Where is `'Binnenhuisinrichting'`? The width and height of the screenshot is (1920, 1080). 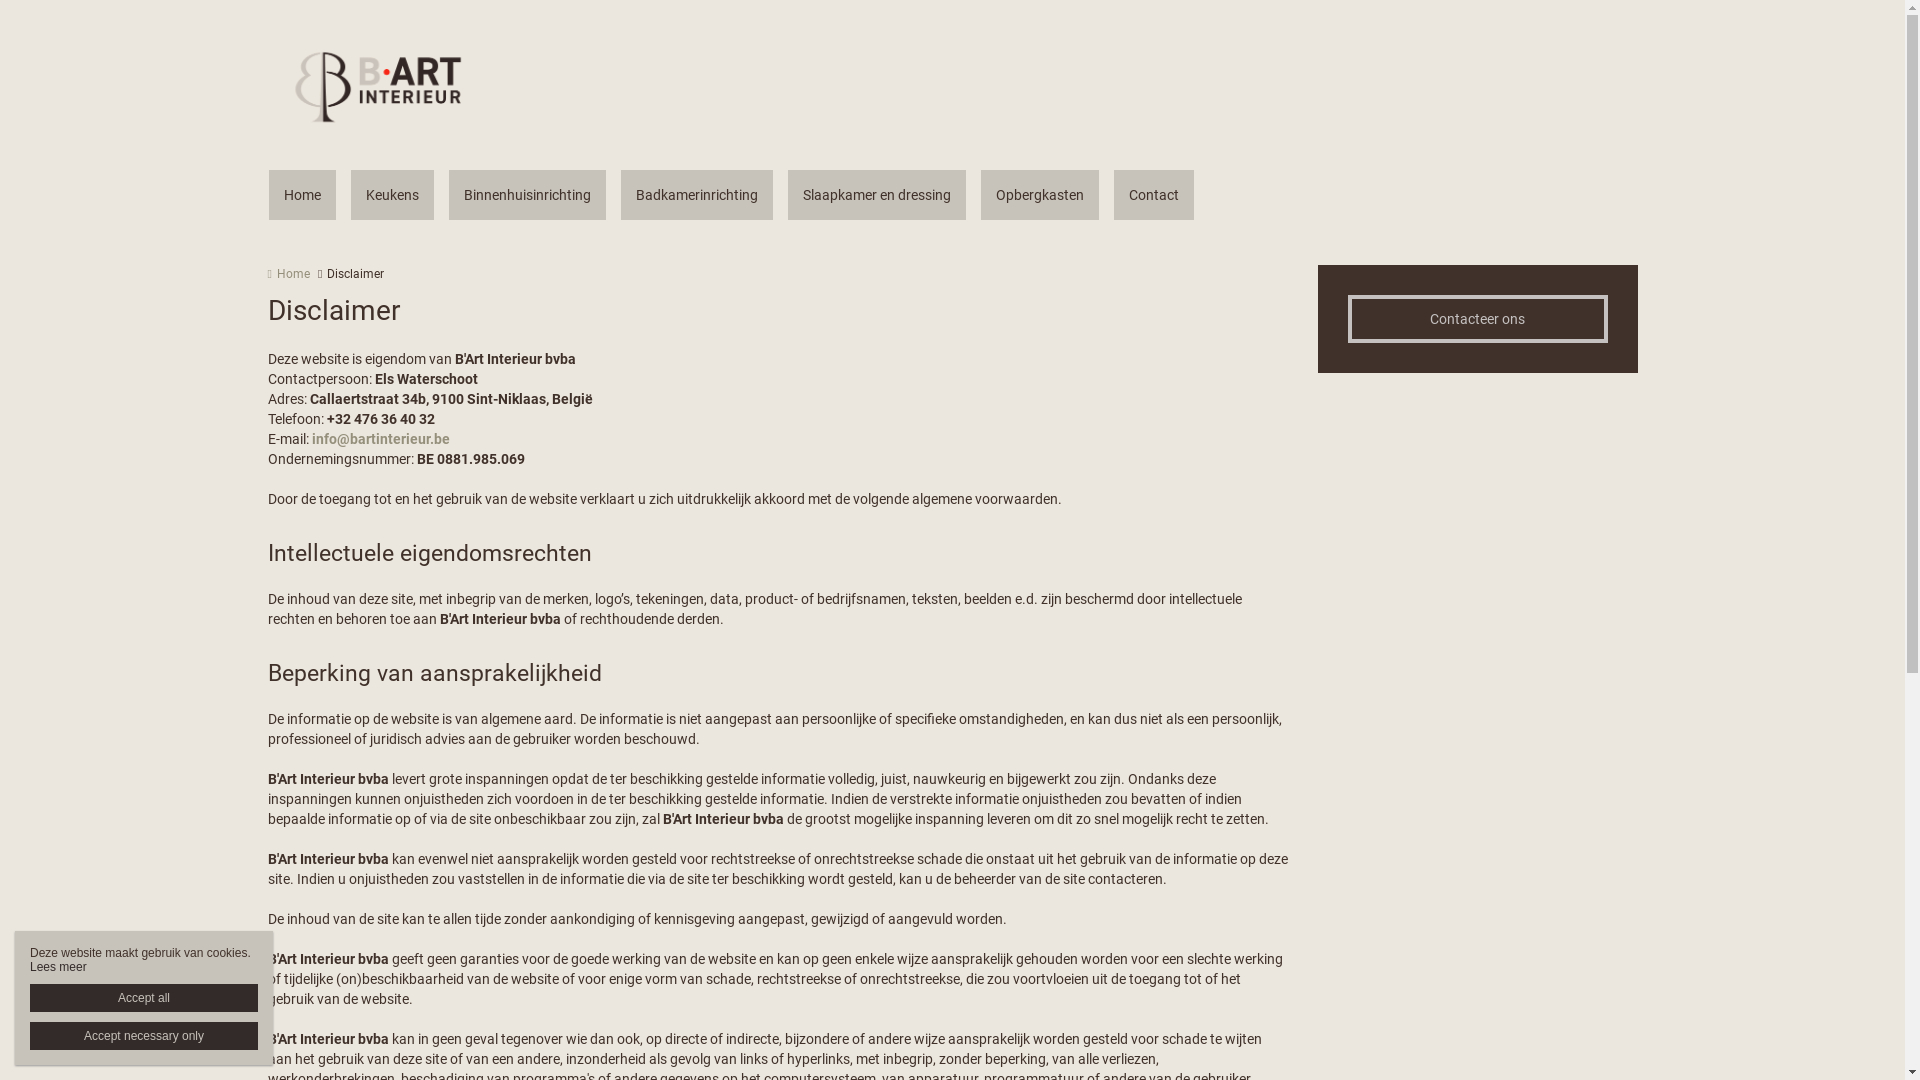 'Binnenhuisinrichting' is located at coordinates (526, 195).